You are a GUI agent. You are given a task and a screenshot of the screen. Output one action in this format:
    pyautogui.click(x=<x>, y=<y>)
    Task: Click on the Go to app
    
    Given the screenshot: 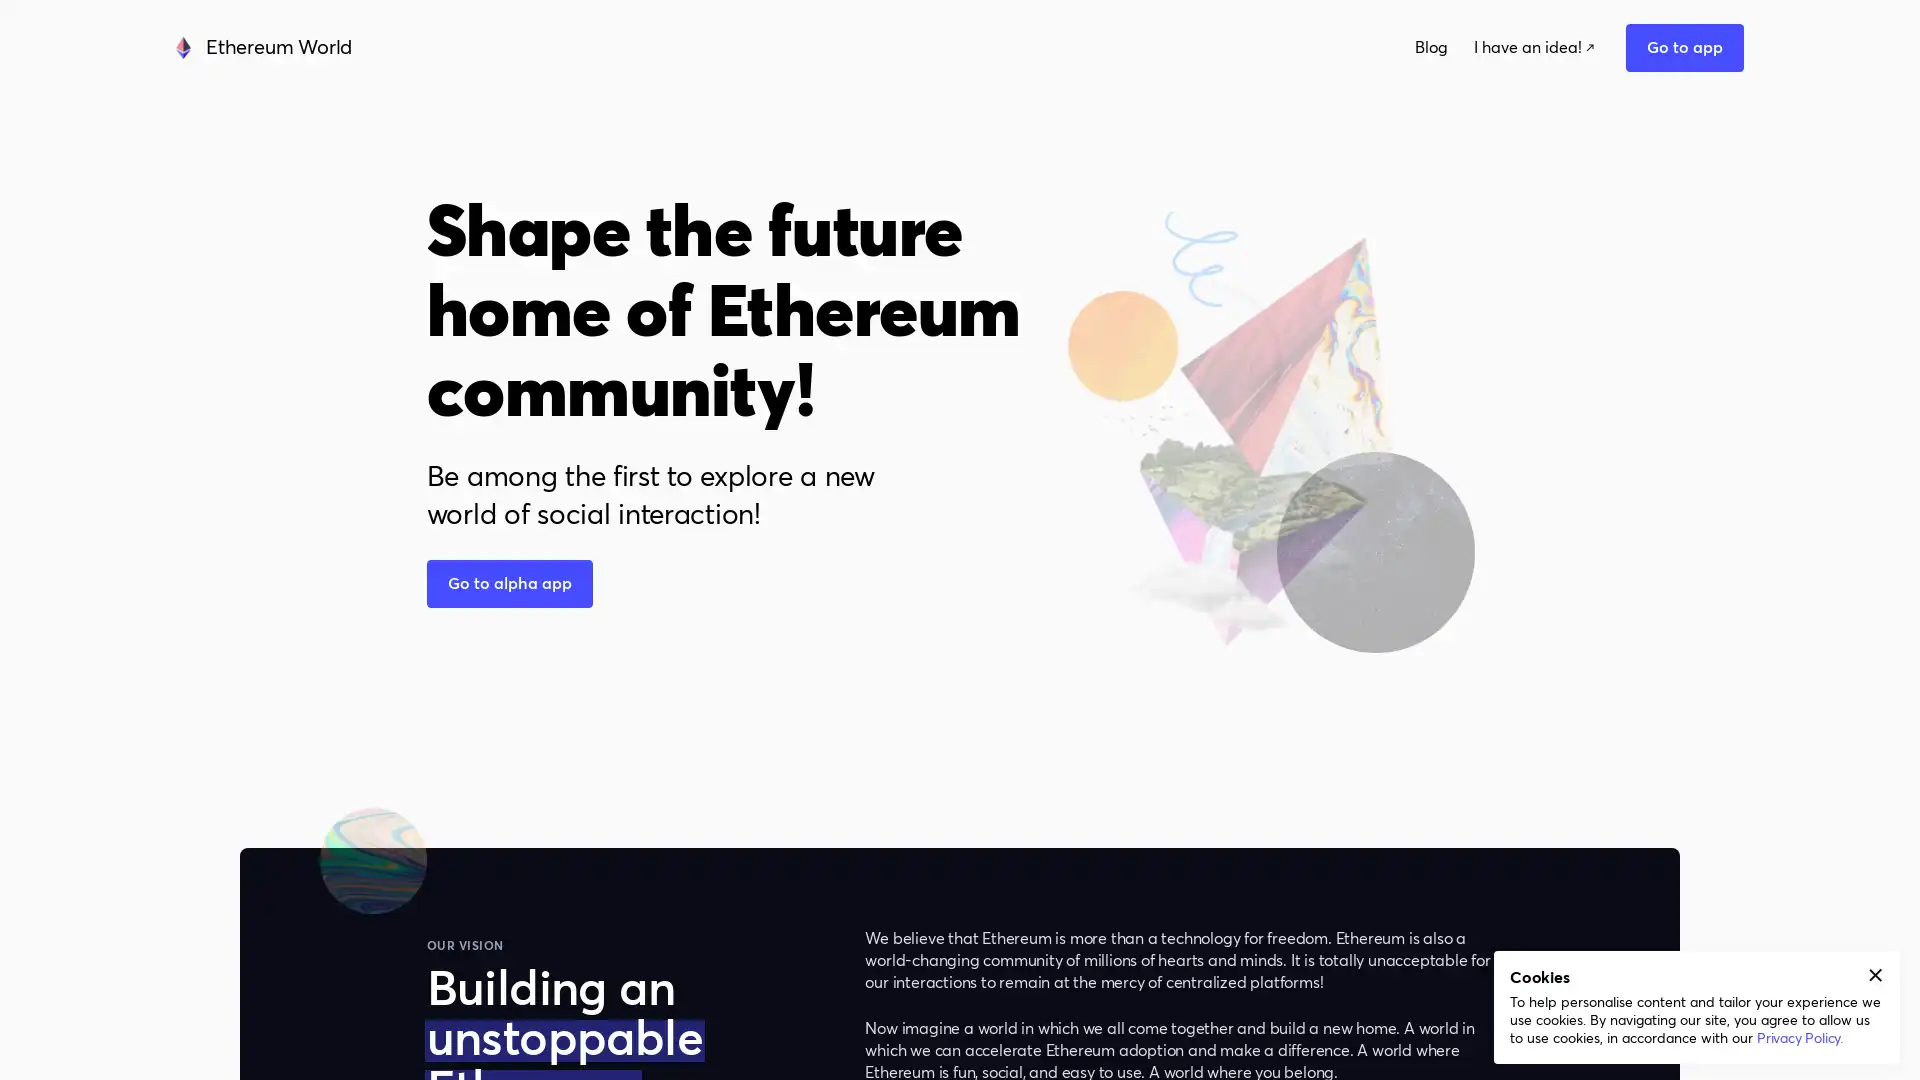 What is the action you would take?
    pyautogui.click(x=1539, y=55)
    